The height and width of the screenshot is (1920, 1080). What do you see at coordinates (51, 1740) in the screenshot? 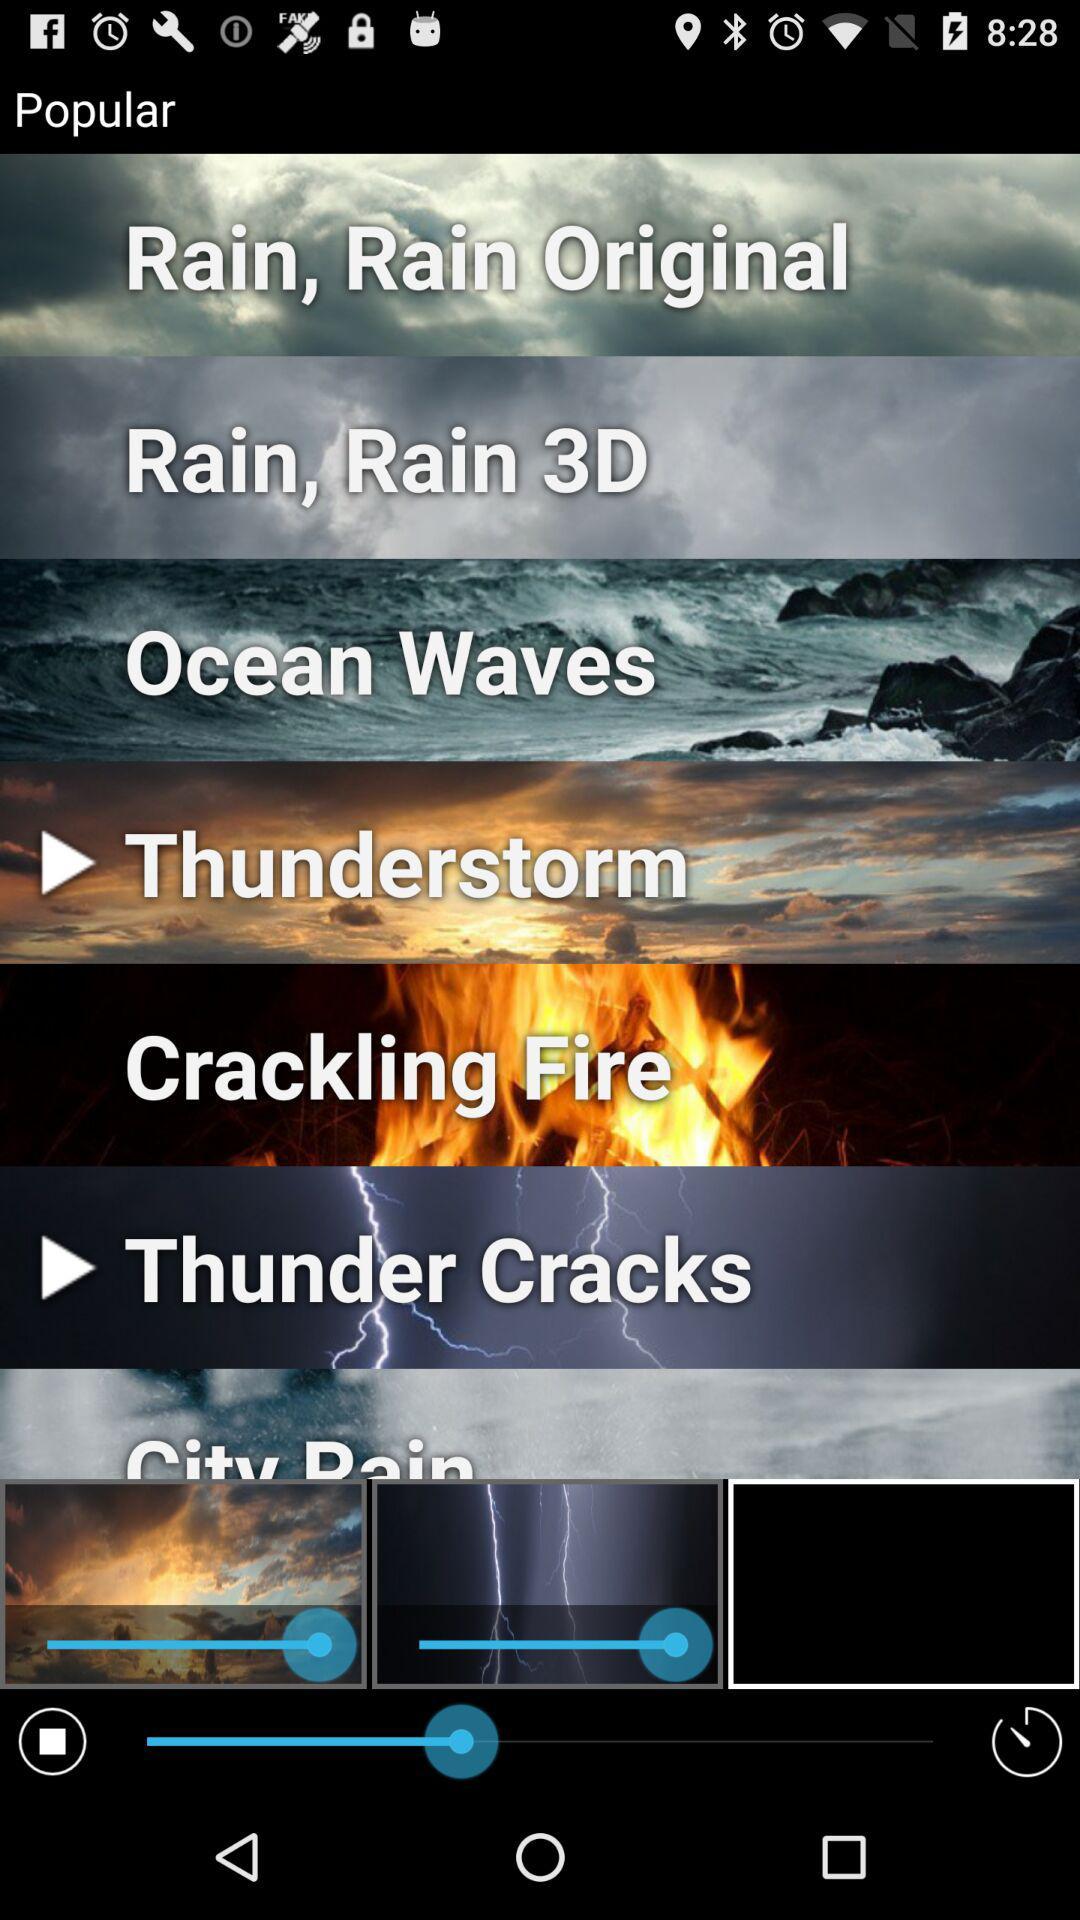
I see `icon next to rain on a app` at bounding box center [51, 1740].